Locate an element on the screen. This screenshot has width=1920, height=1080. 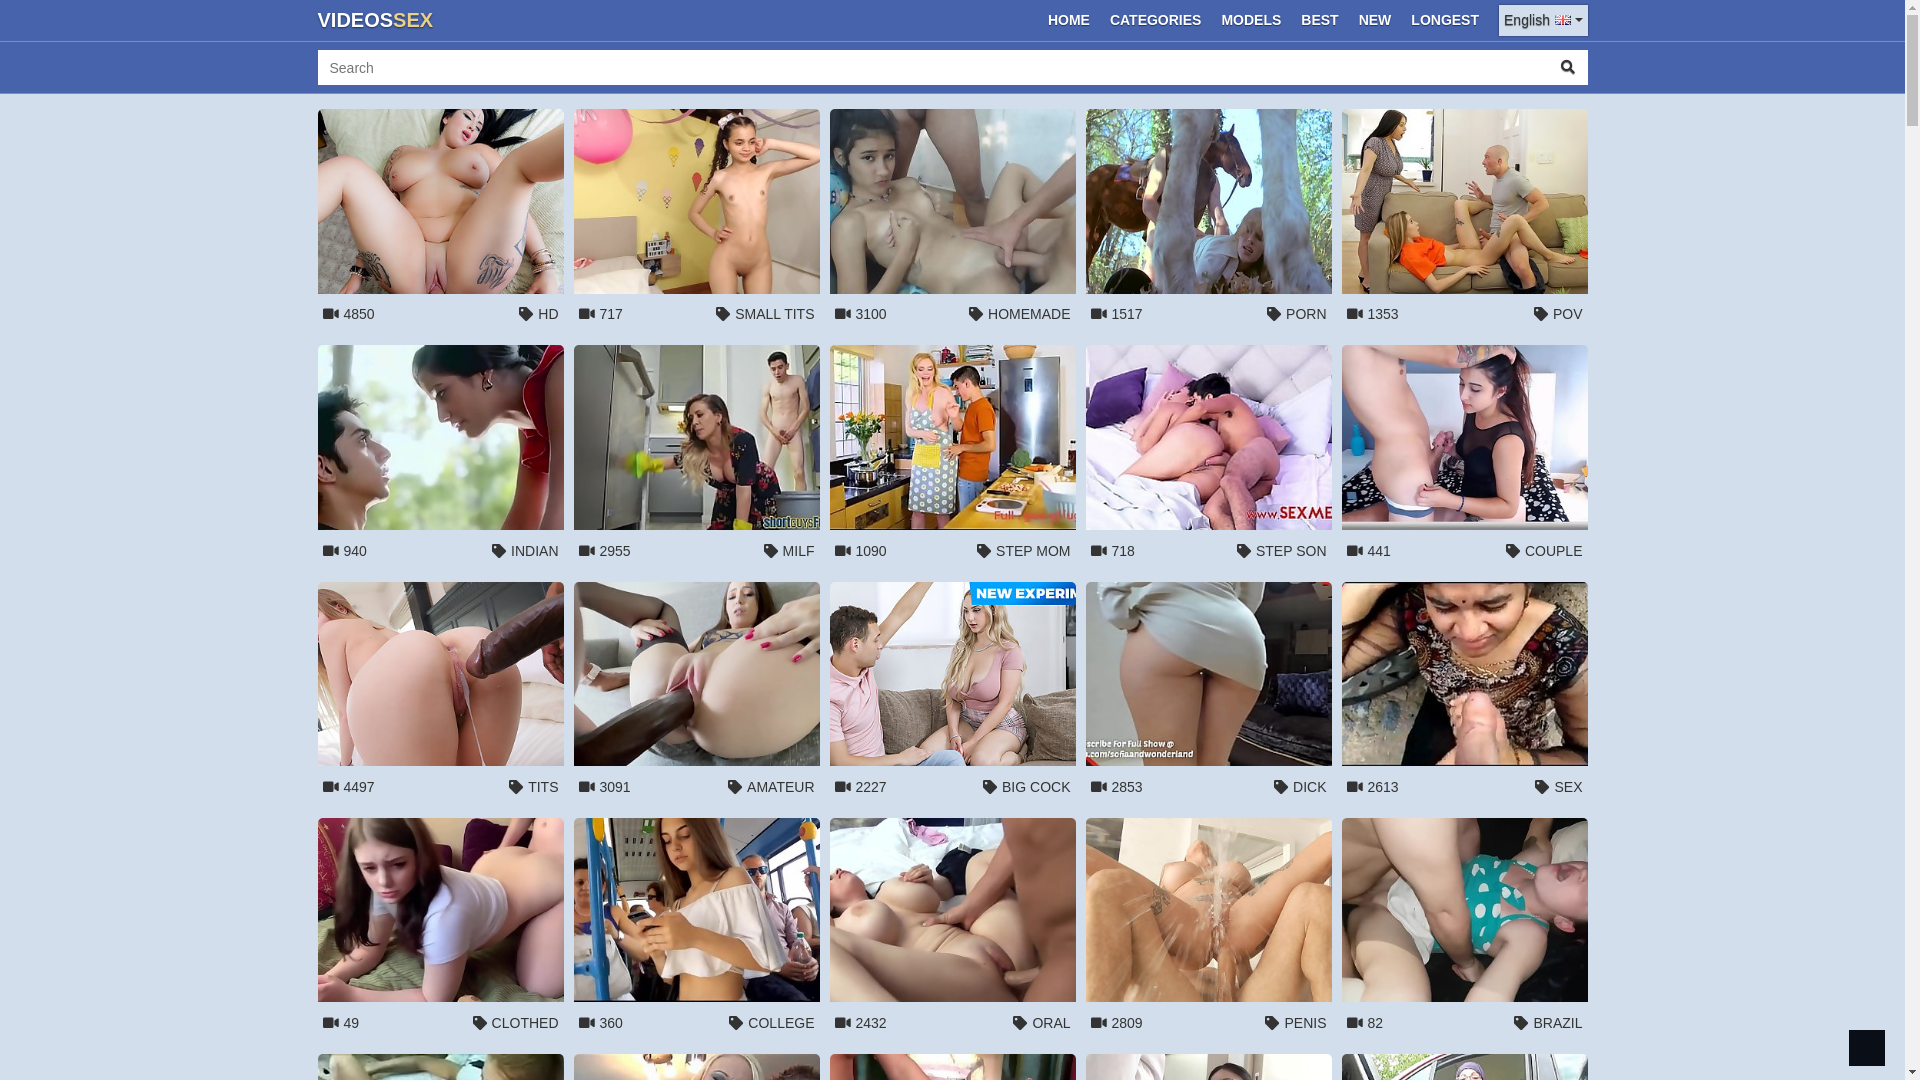
'3091 is located at coordinates (573, 693).